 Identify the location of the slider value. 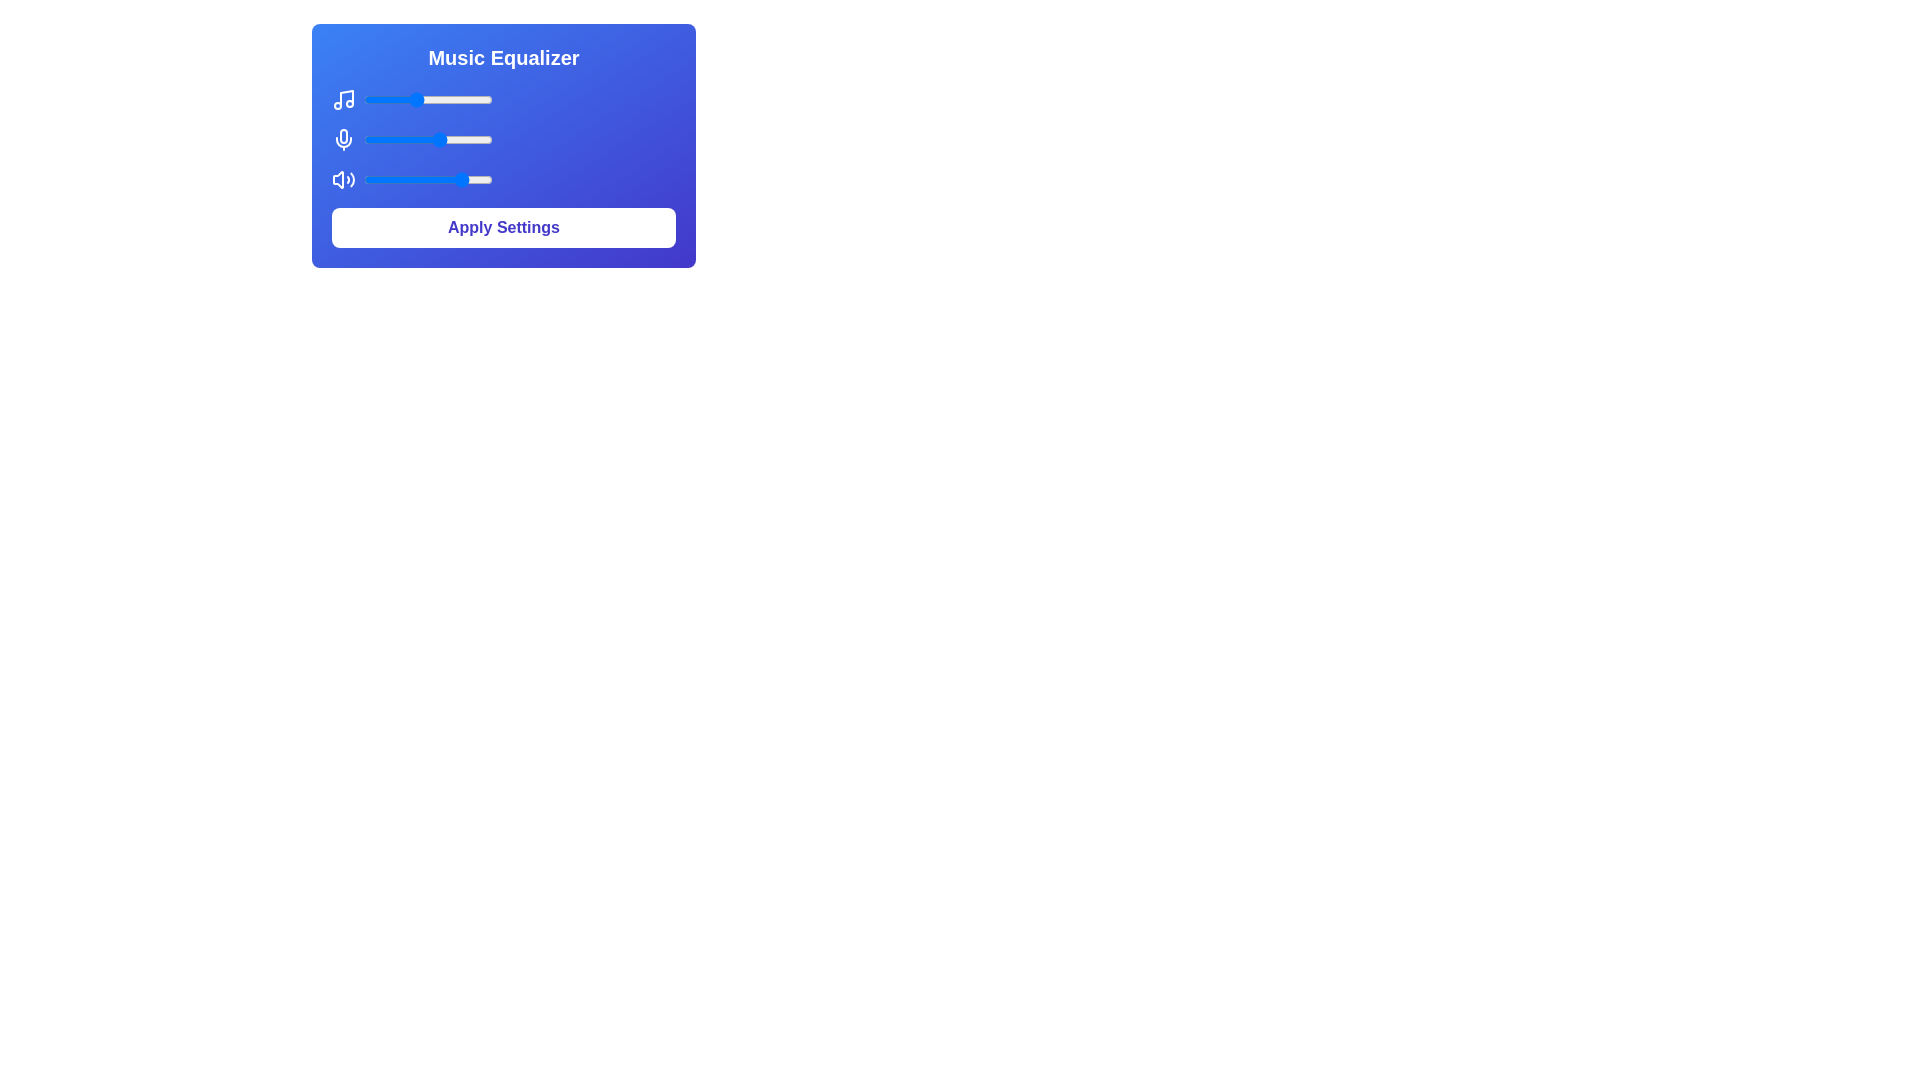
(419, 180).